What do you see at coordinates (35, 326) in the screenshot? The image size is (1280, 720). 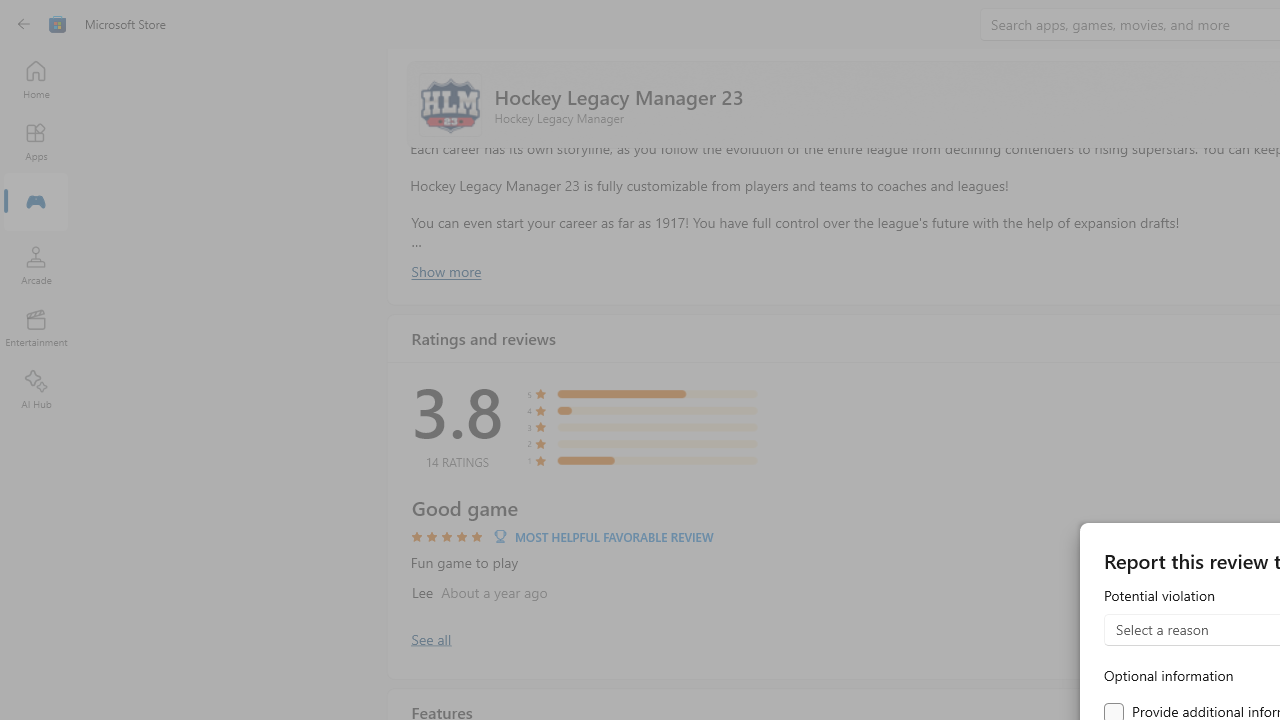 I see `'Entertainment'` at bounding box center [35, 326].